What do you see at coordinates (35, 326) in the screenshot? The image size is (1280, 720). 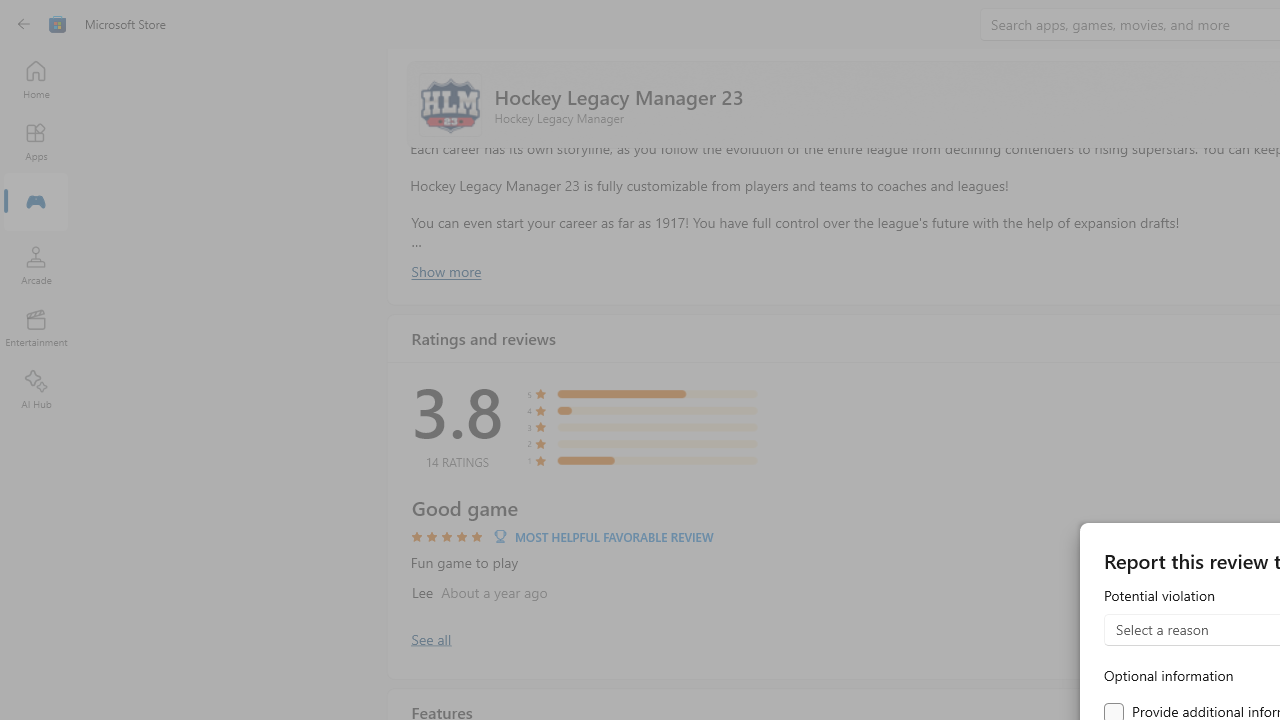 I see `'Entertainment'` at bounding box center [35, 326].